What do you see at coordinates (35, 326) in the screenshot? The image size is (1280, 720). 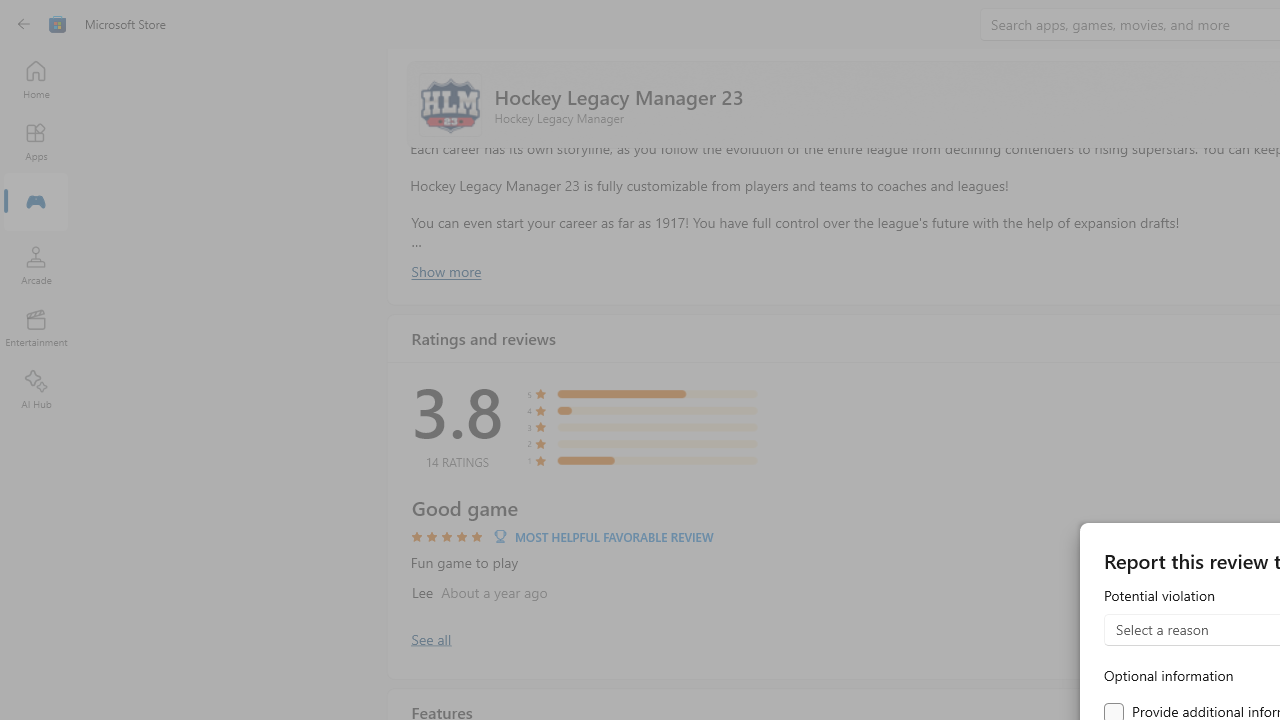 I see `'Entertainment'` at bounding box center [35, 326].